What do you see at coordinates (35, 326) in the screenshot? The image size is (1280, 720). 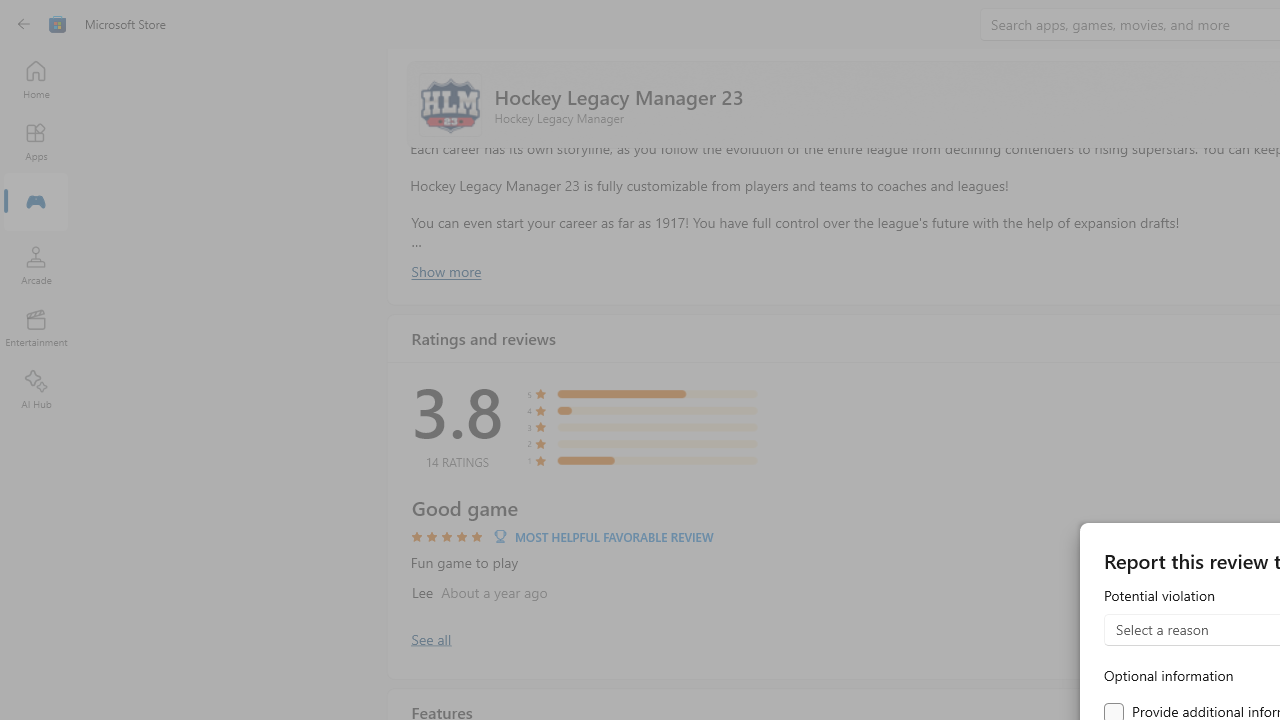 I see `'Entertainment'` at bounding box center [35, 326].